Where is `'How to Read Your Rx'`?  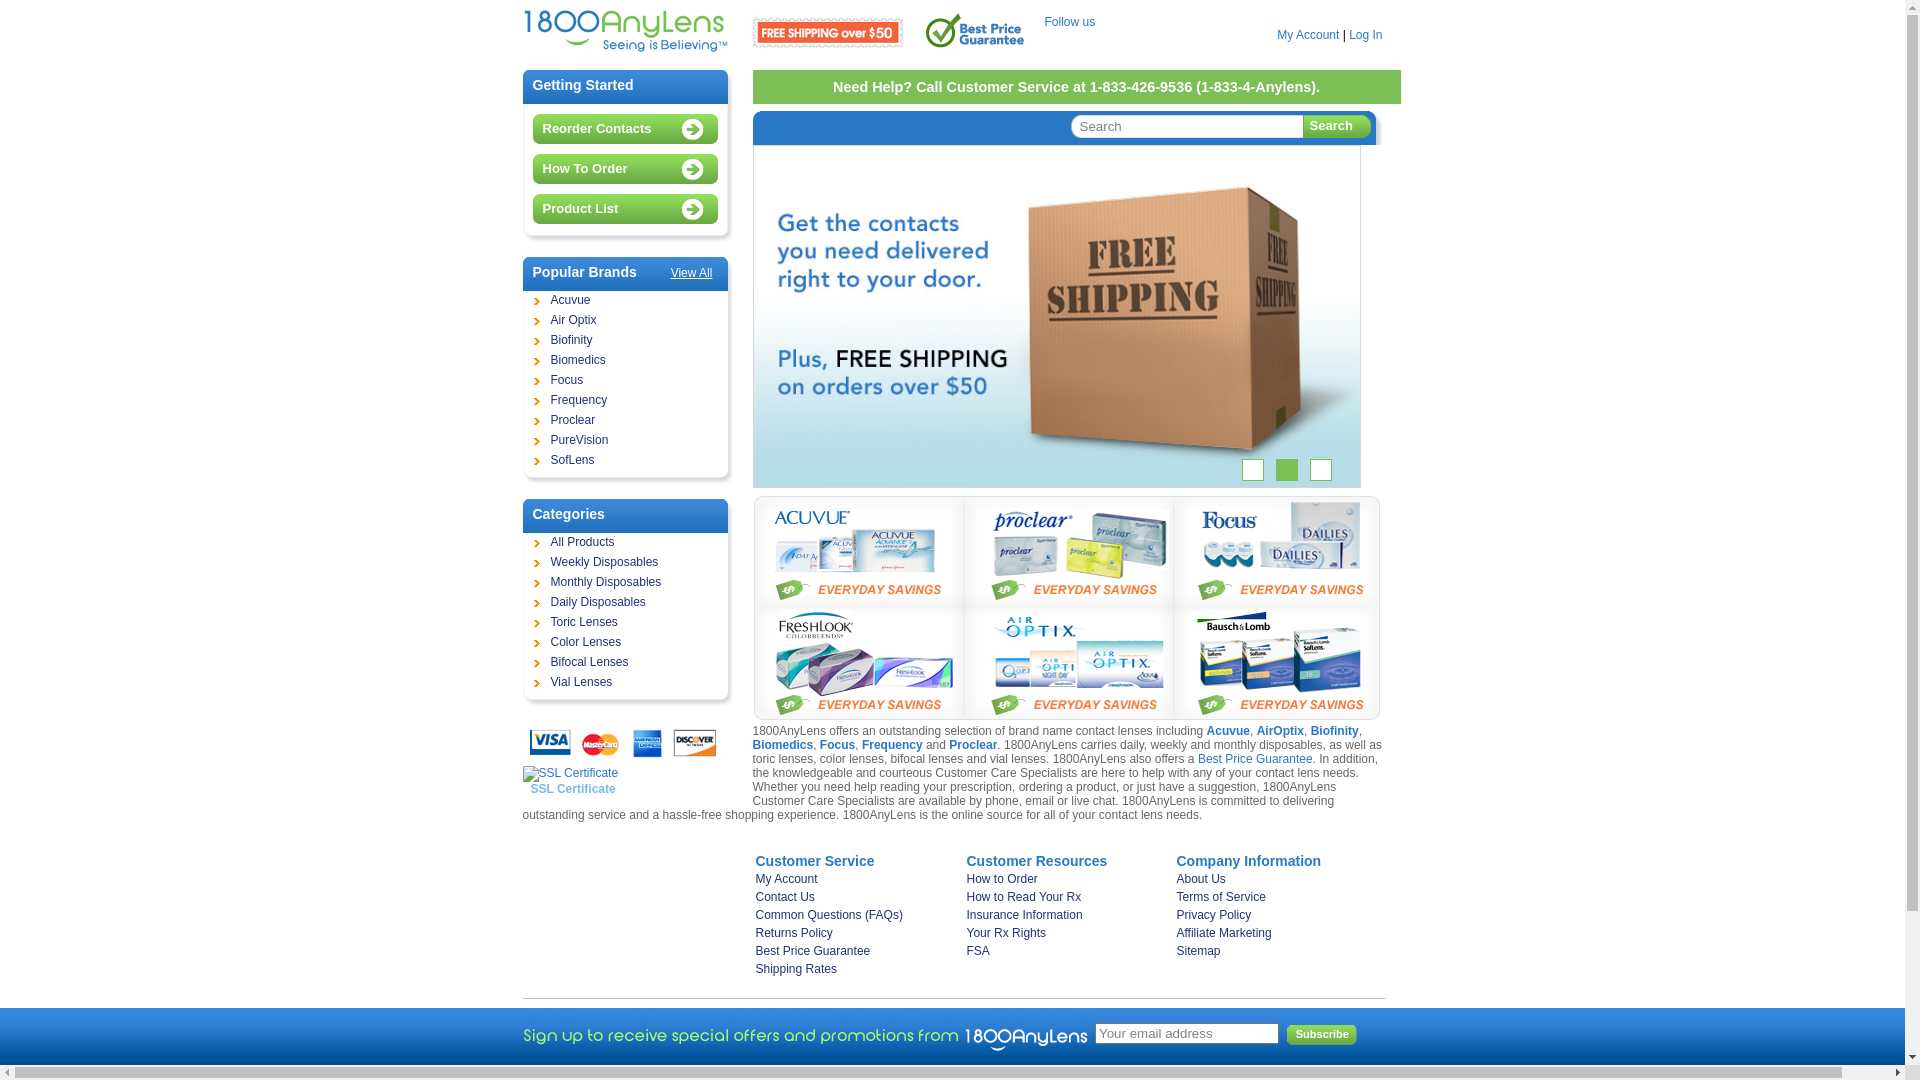
'How to Read Your Rx' is located at coordinates (965, 896).